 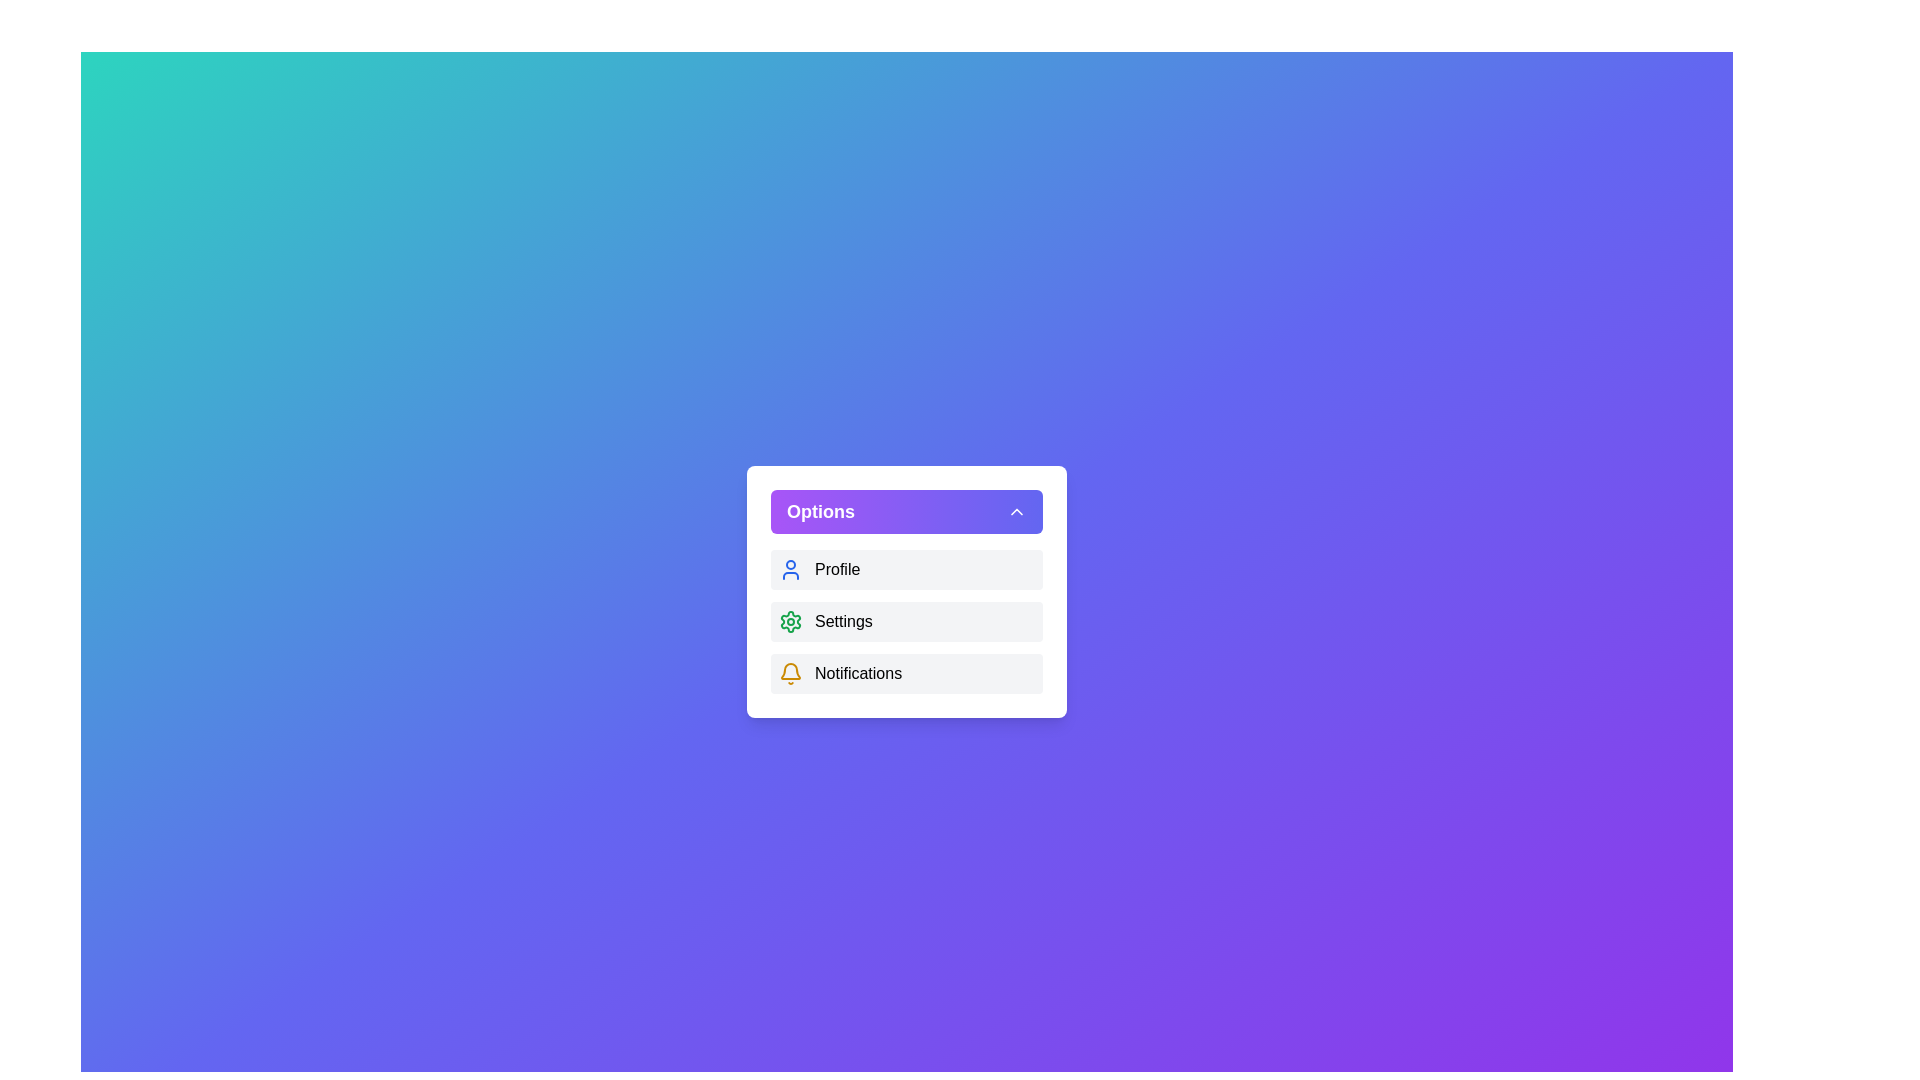 I want to click on the 'Profile' option in the menu, so click(x=906, y=570).